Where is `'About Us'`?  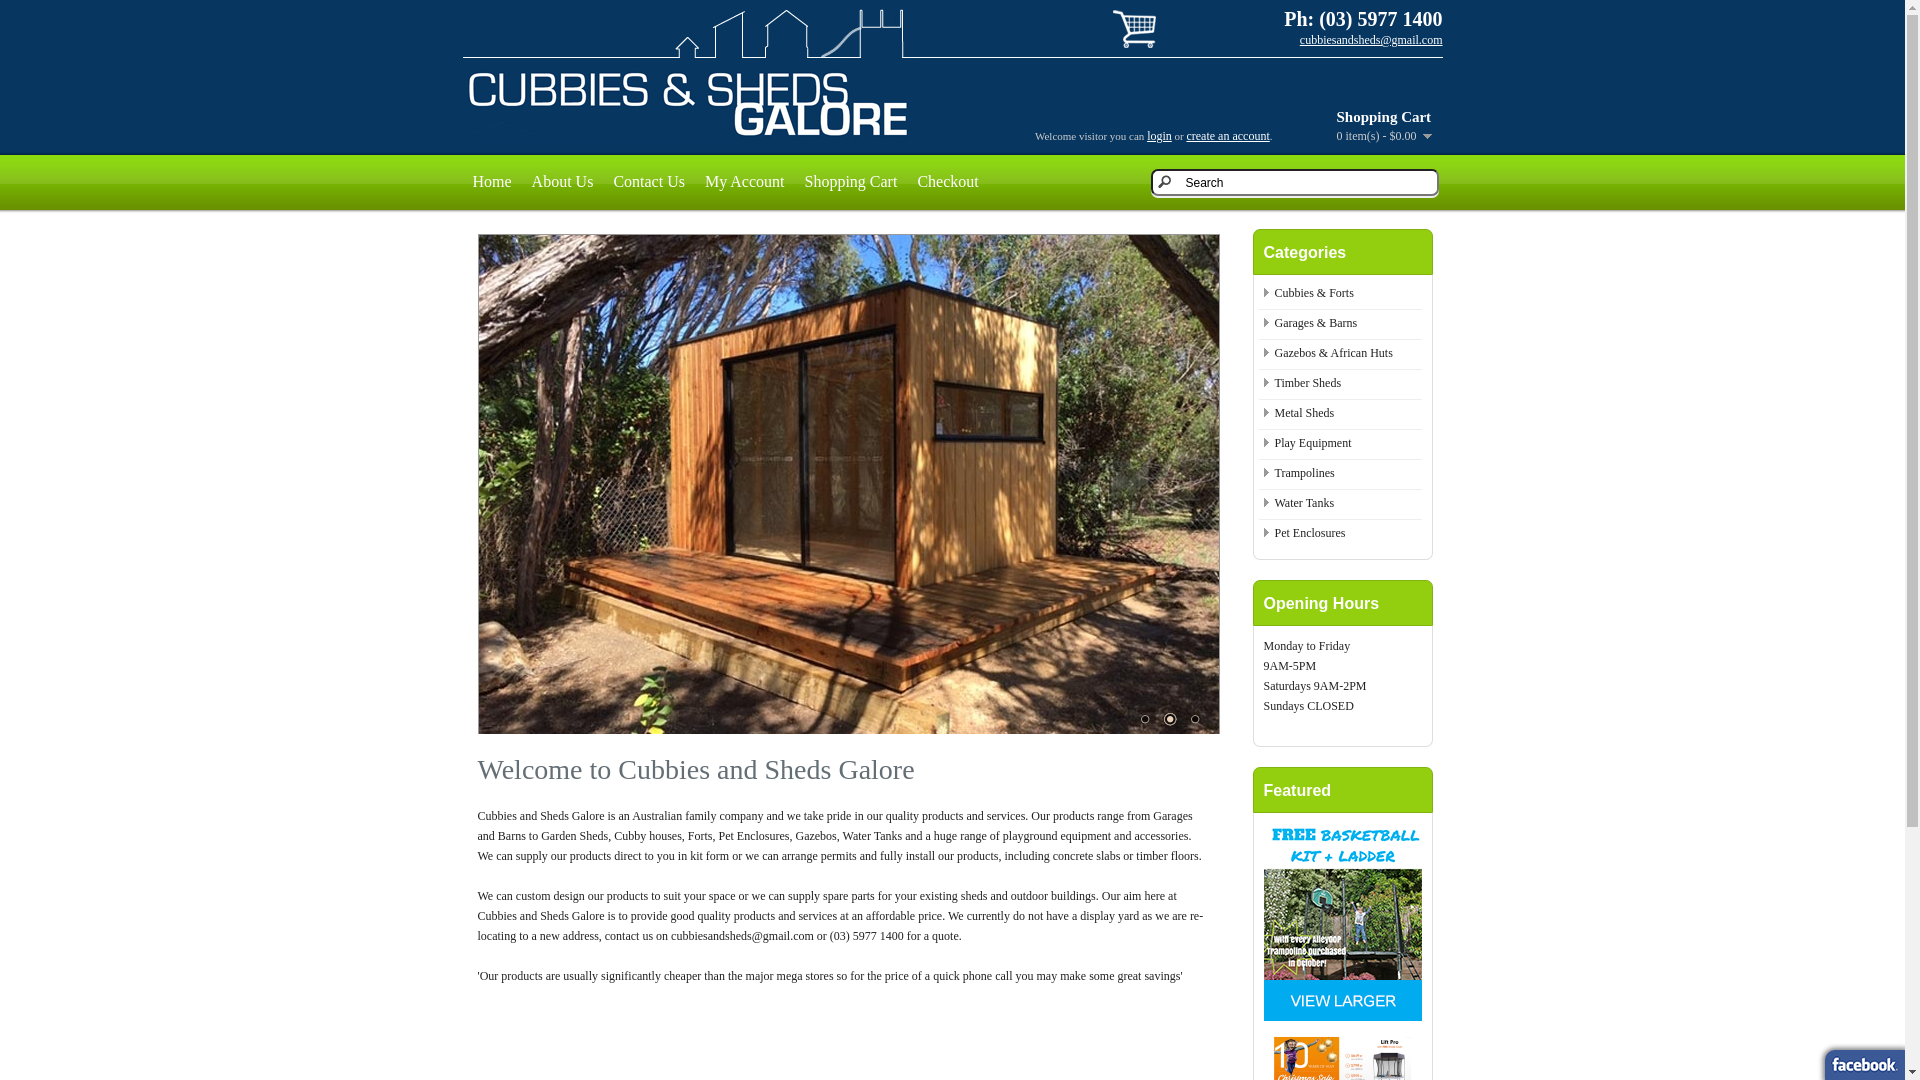
'About Us' is located at coordinates (561, 181).